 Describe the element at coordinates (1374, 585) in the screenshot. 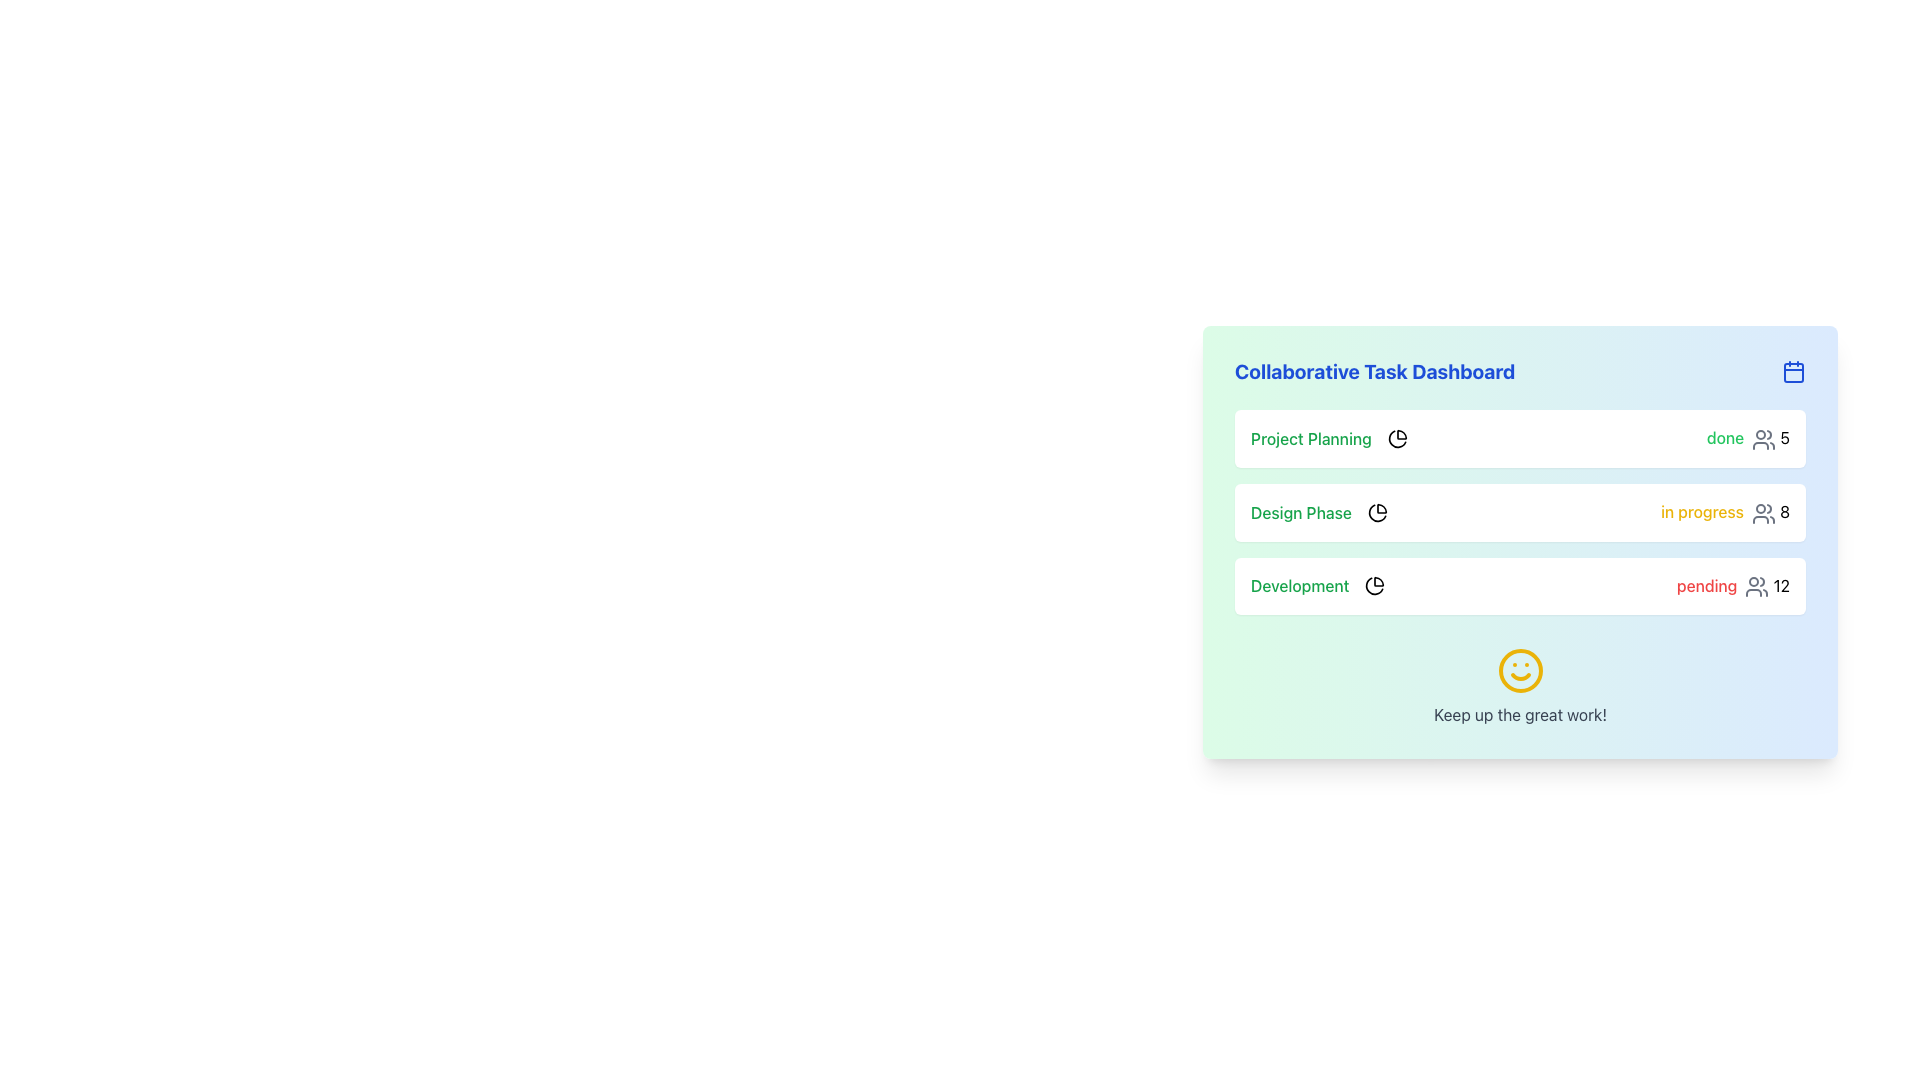

I see `the pie chart icon located to the right of the 'Development' text in the third row of the task list` at that location.